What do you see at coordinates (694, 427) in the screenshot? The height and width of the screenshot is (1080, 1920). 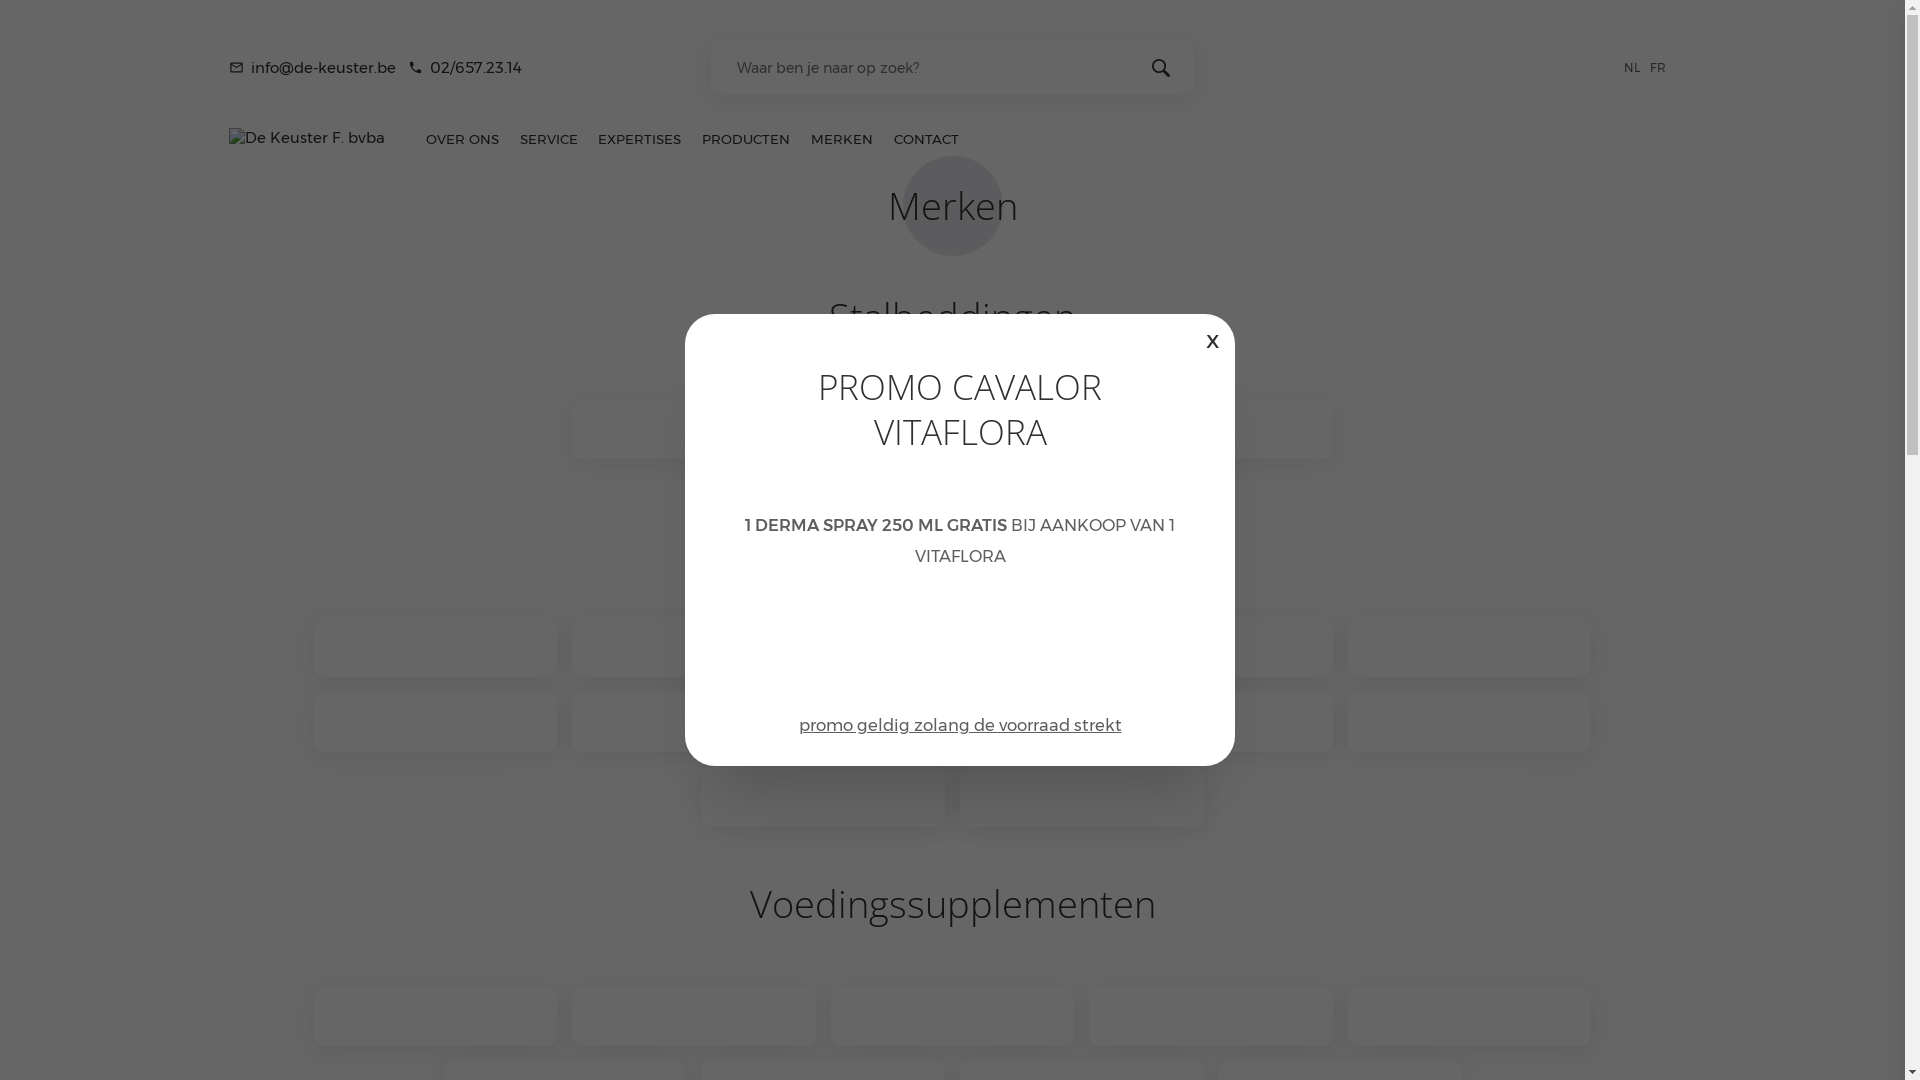 I see `'ALLSPAN'` at bounding box center [694, 427].